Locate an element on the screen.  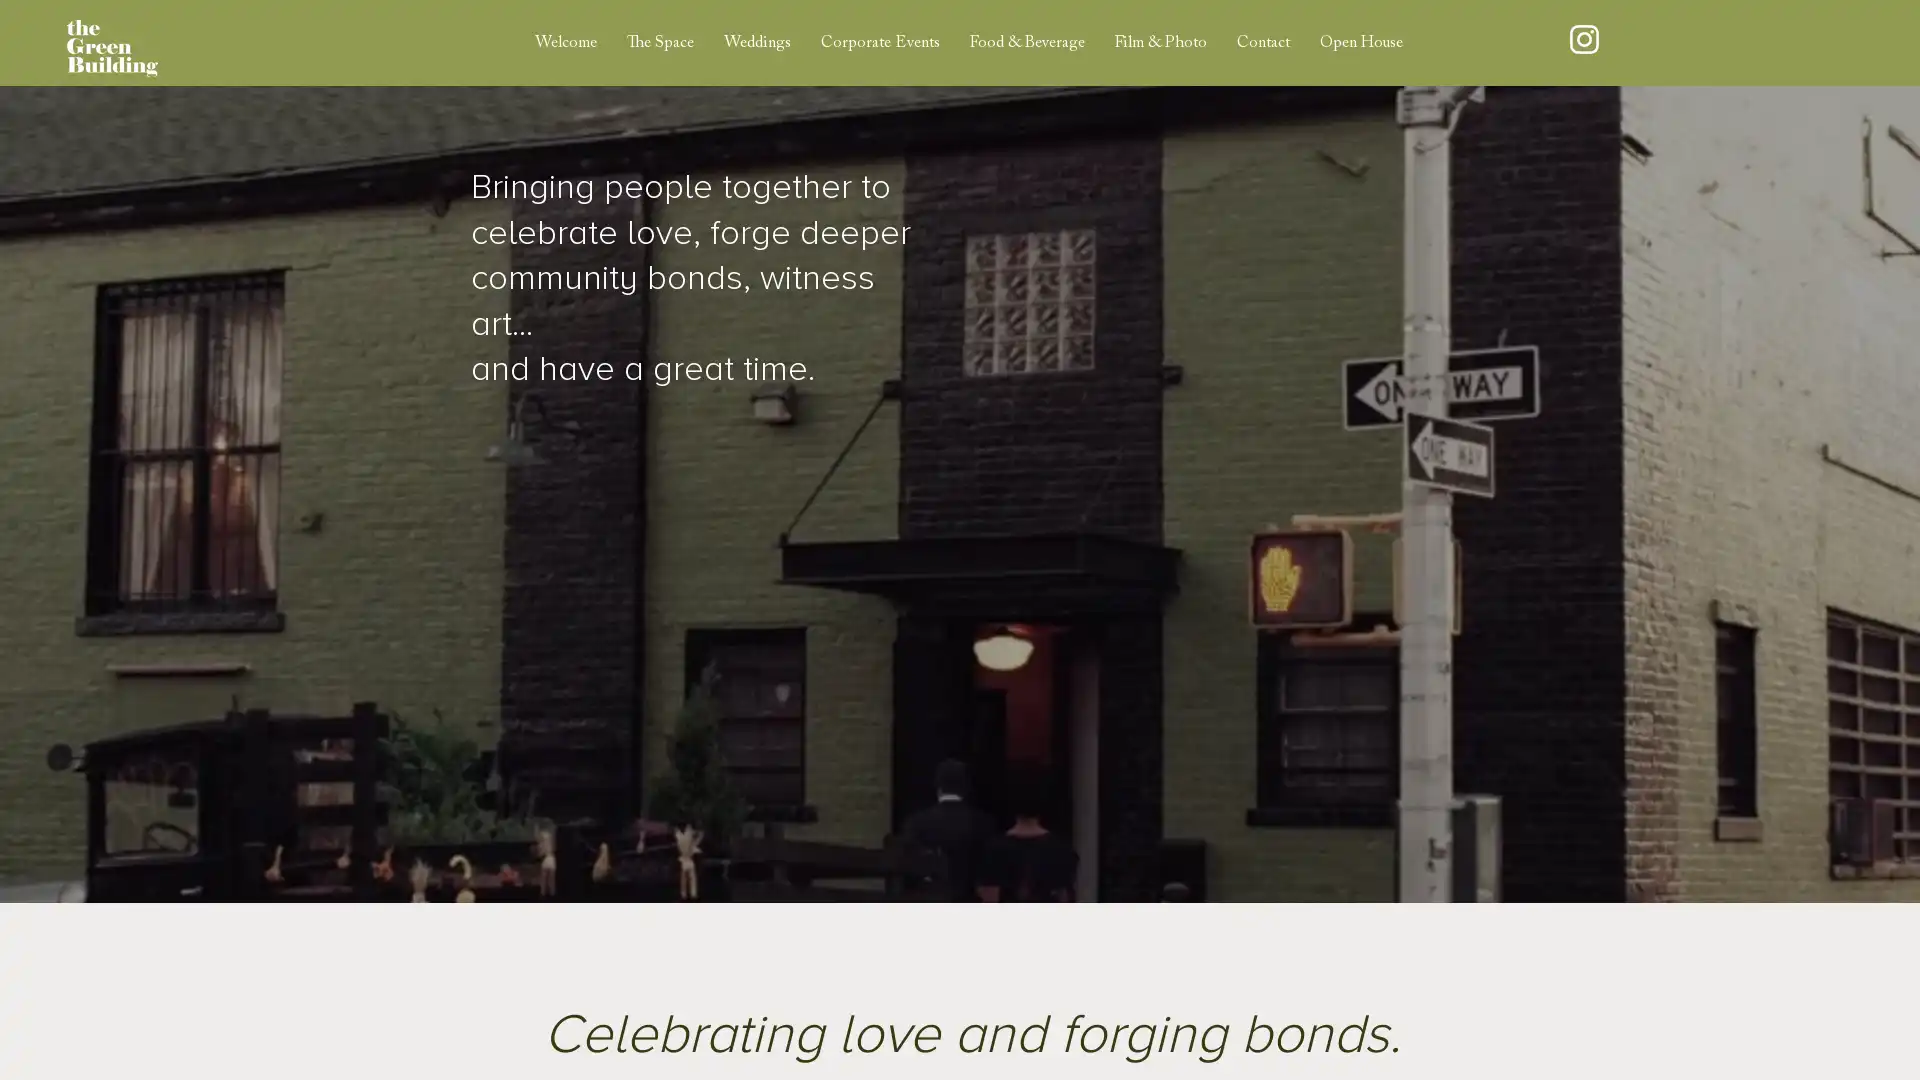
Log In is located at coordinates (1705, 42).